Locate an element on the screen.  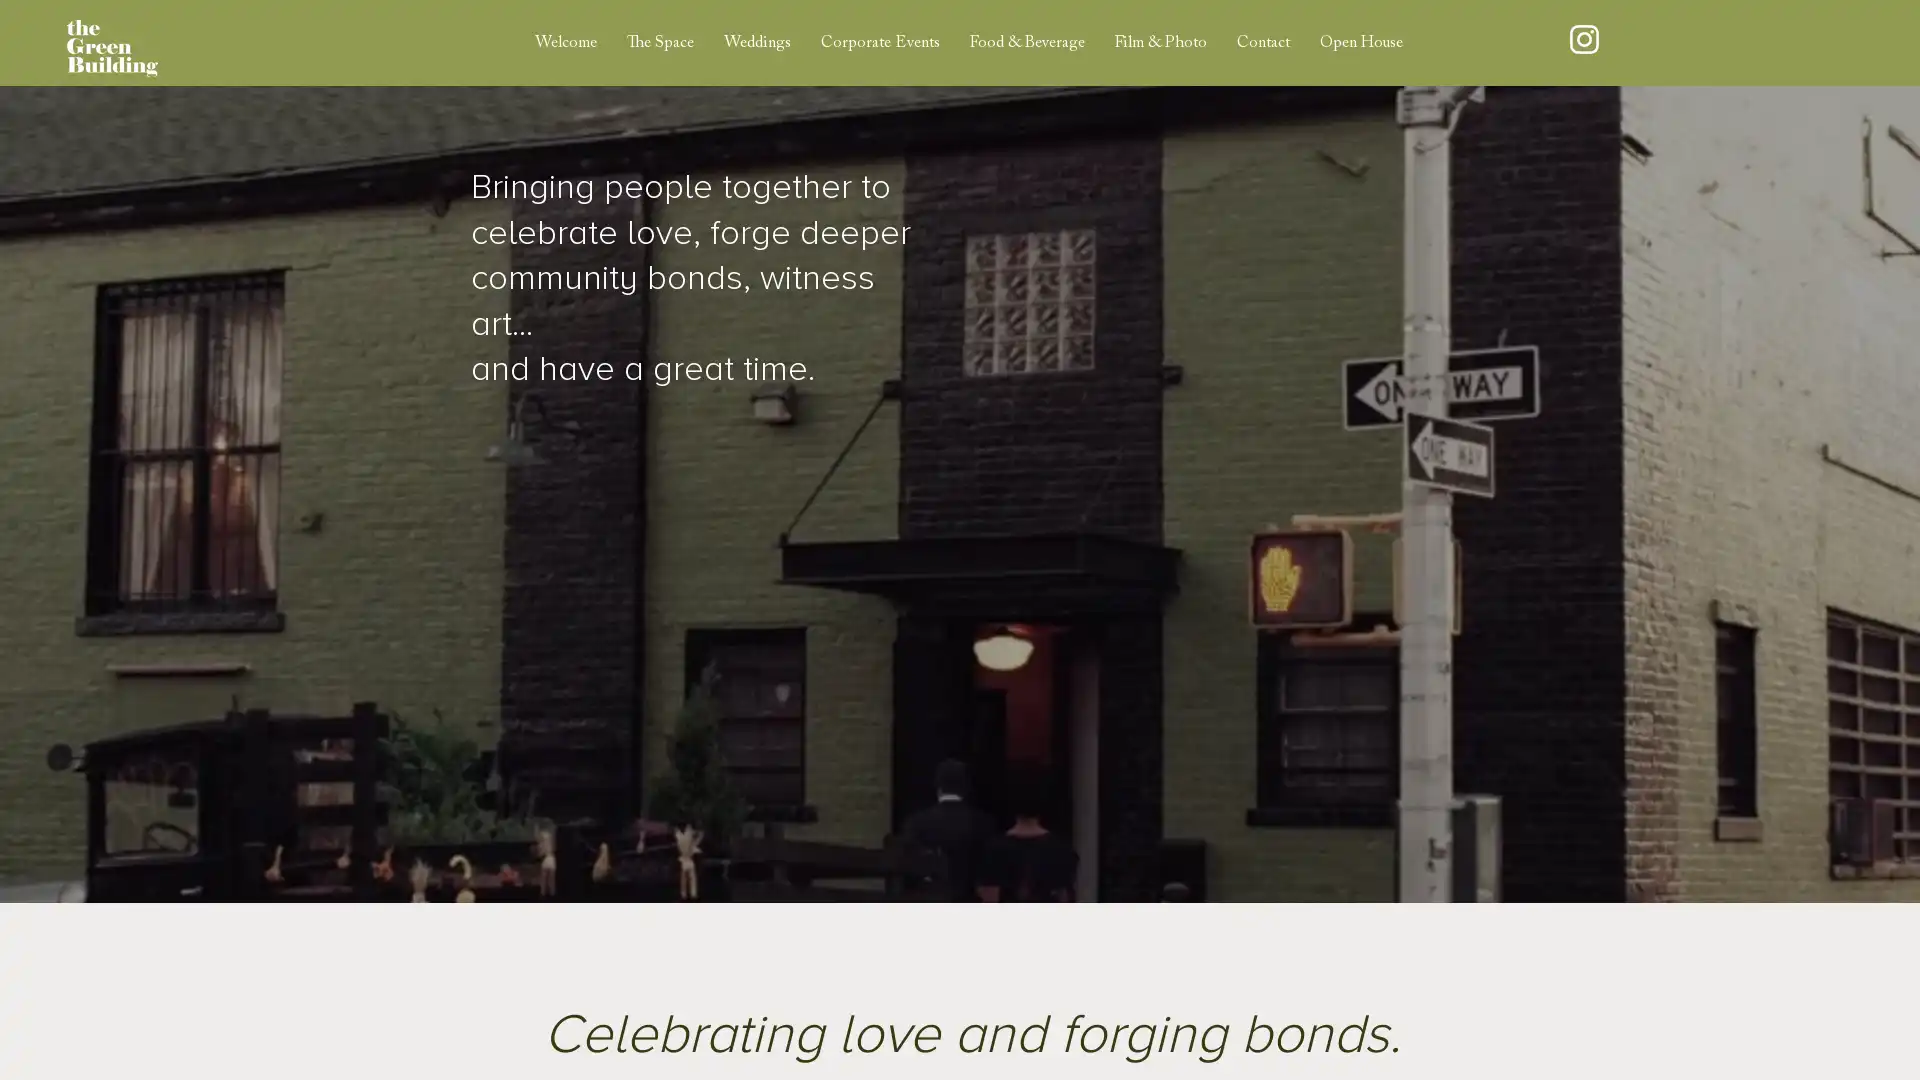
Log In is located at coordinates (1705, 42).